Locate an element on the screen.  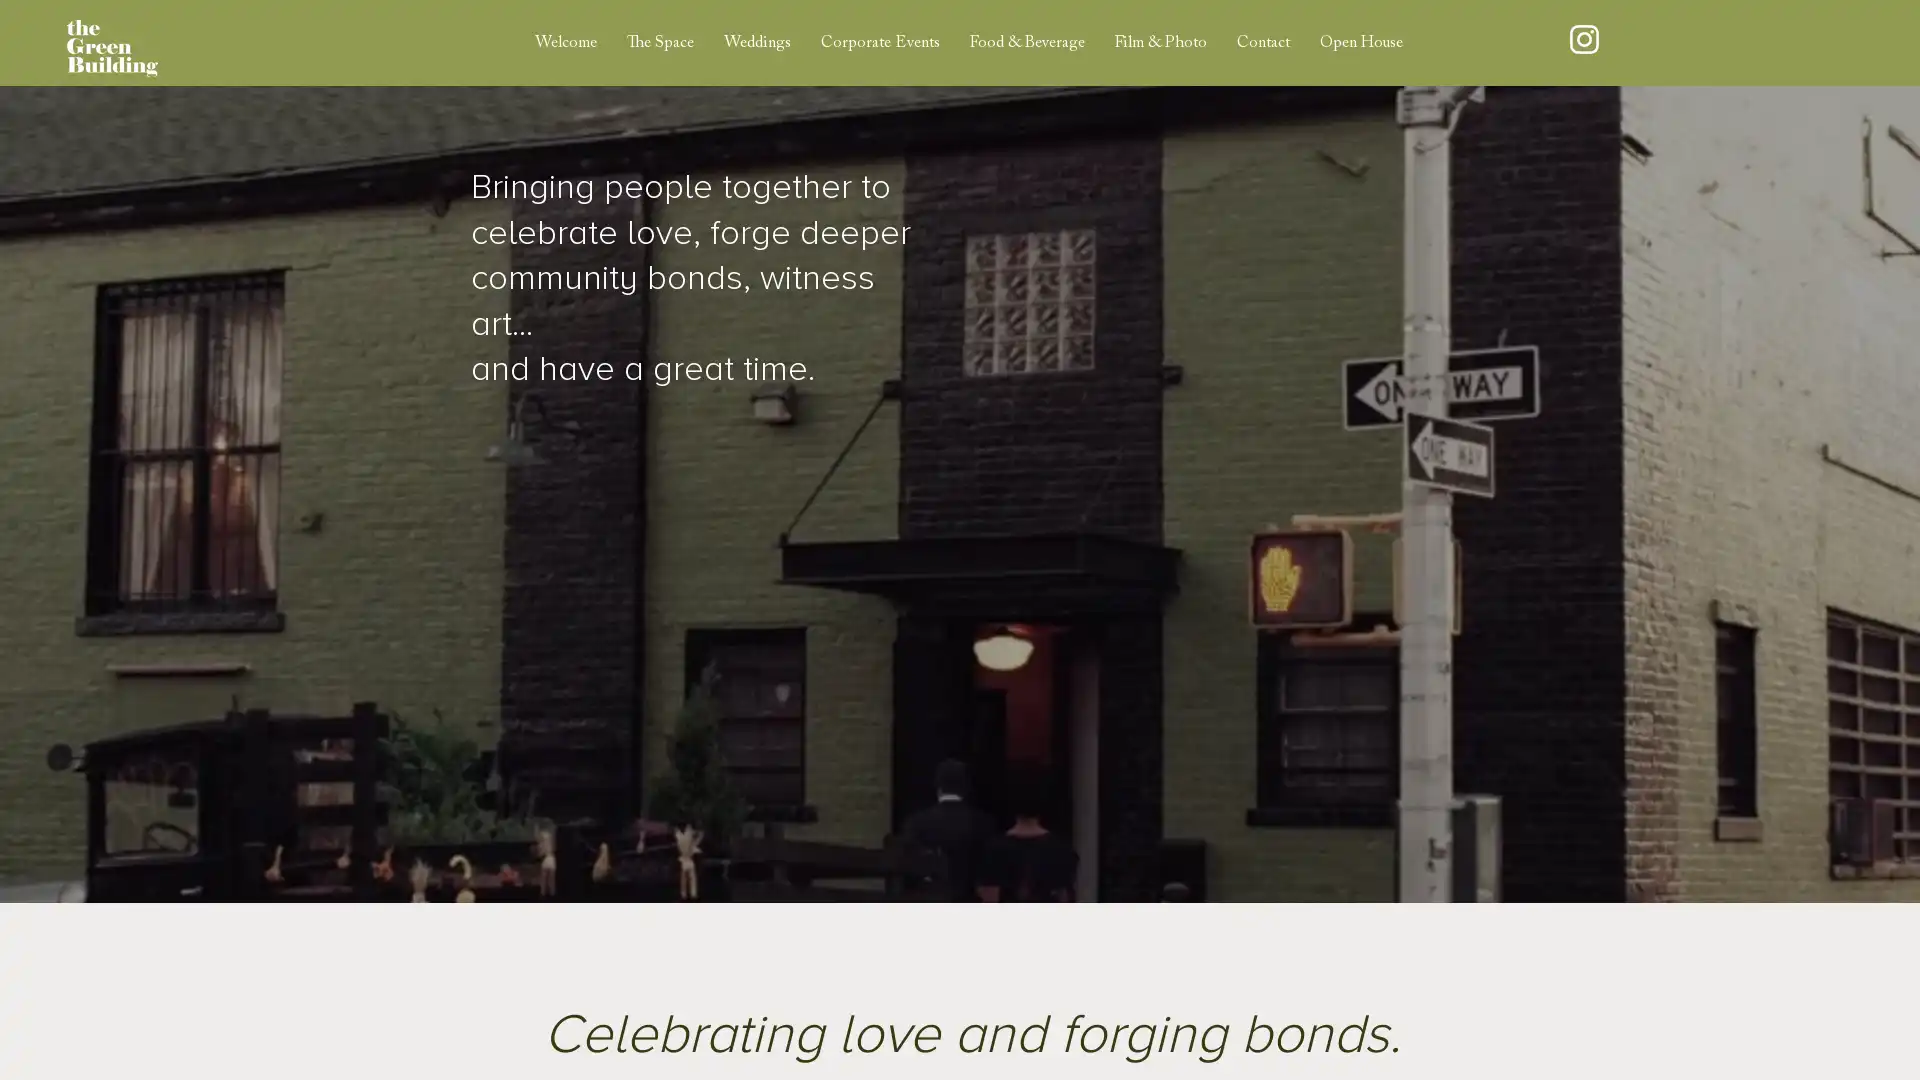
Log In is located at coordinates (1705, 42).